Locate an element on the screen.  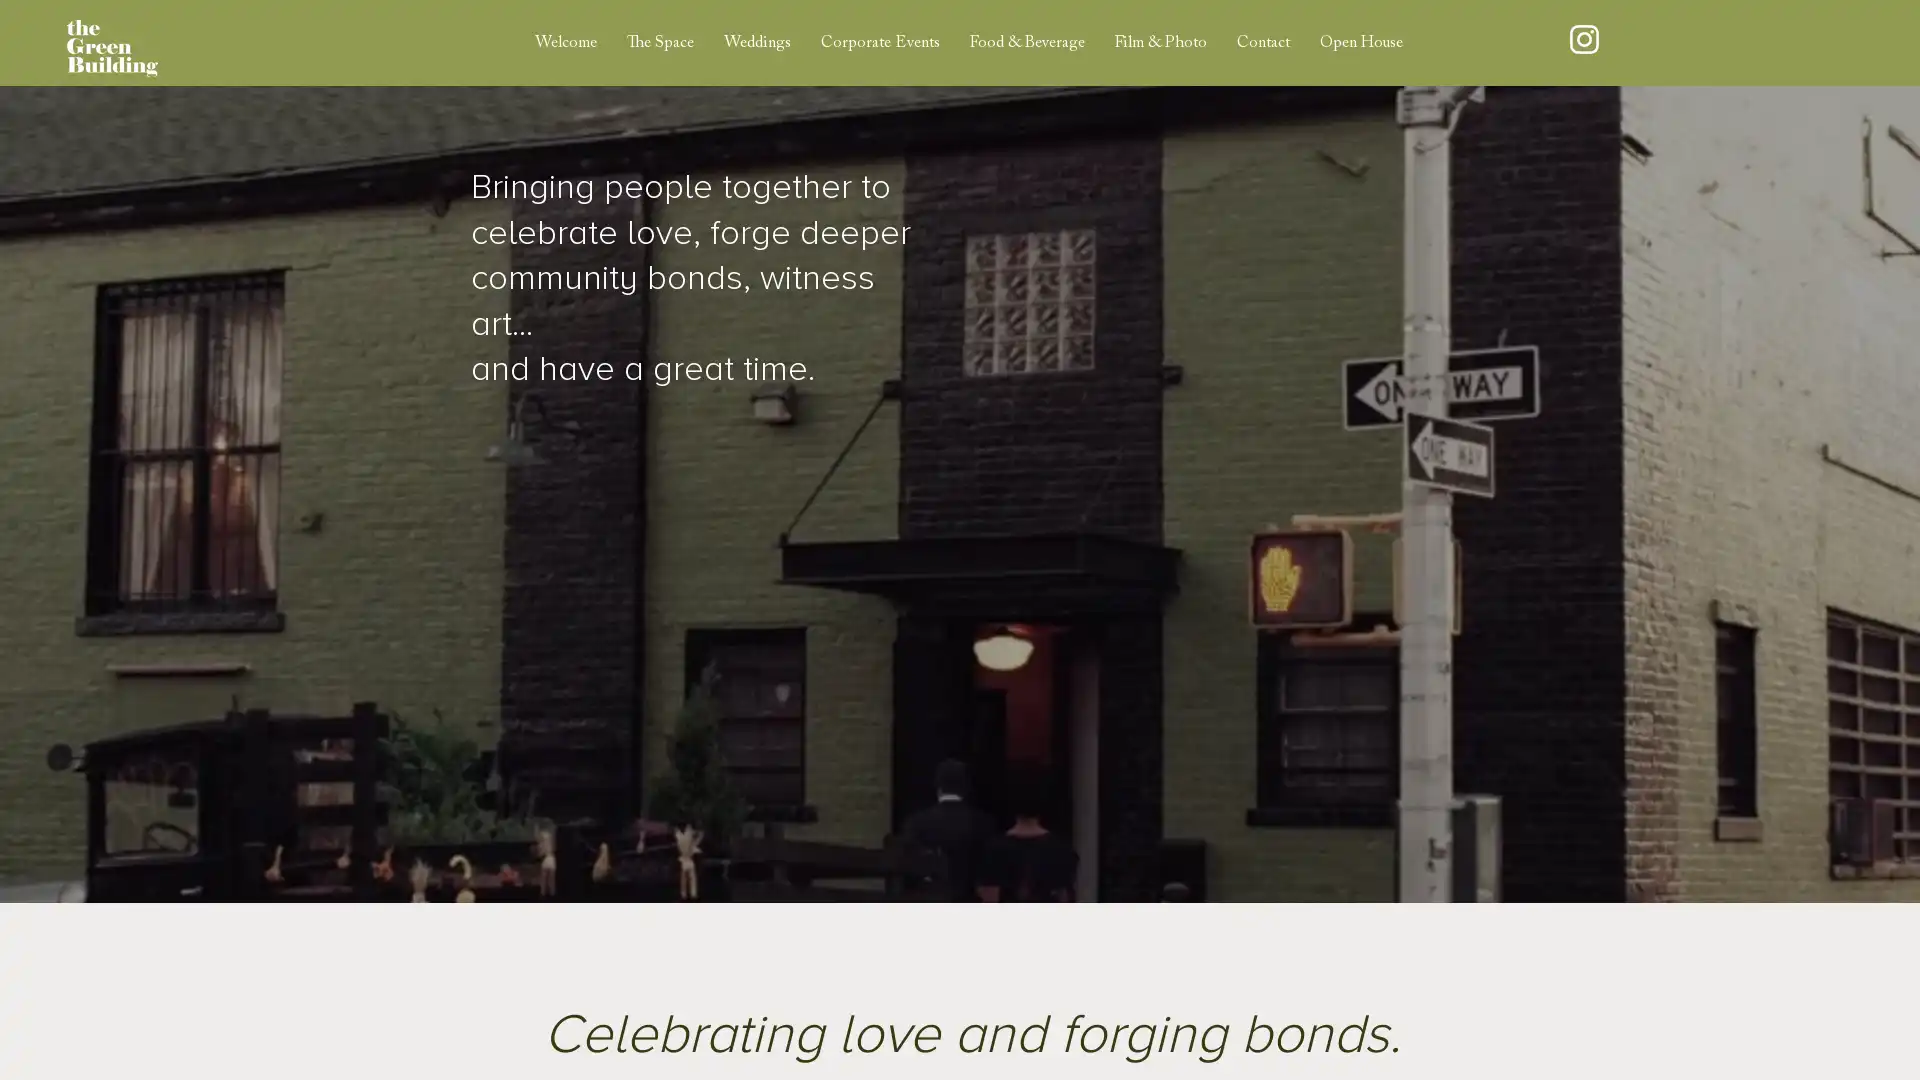
Log In is located at coordinates (1705, 42).